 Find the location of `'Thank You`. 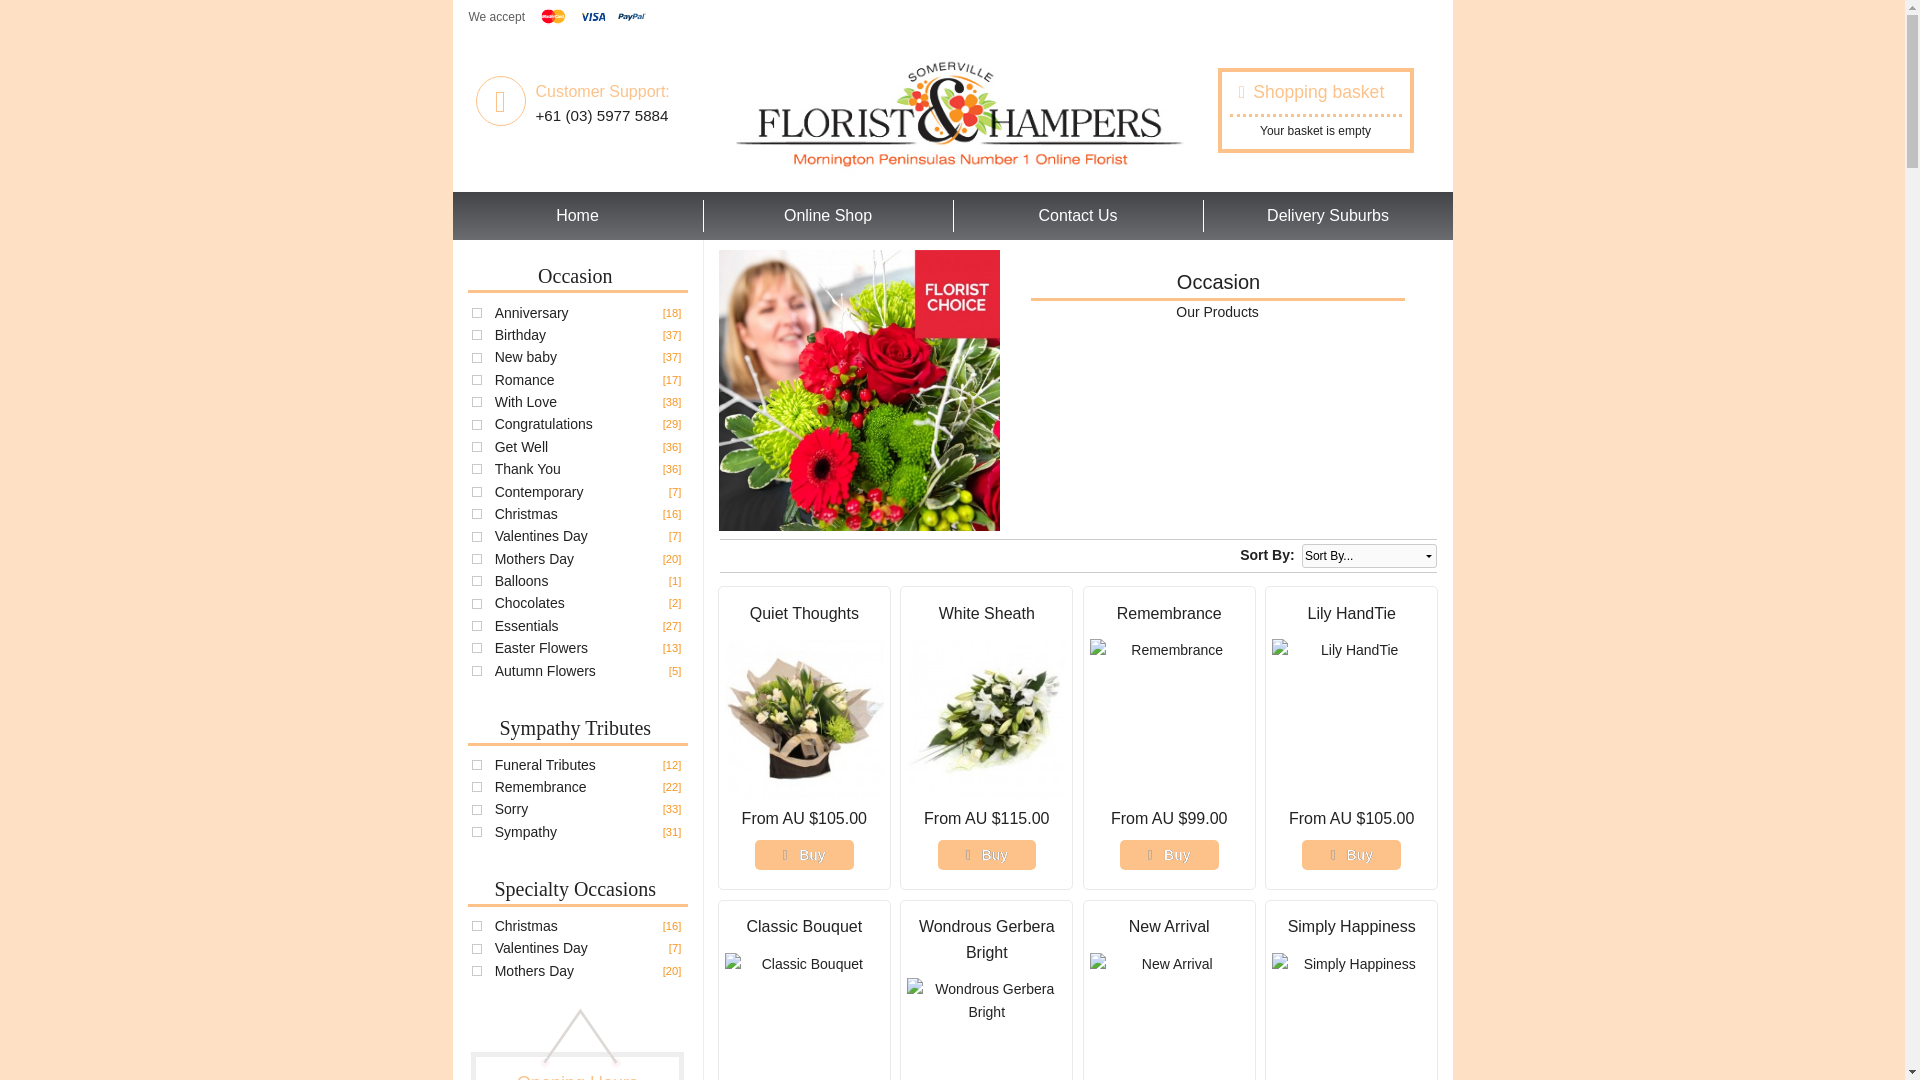

'Thank You is located at coordinates (528, 469).